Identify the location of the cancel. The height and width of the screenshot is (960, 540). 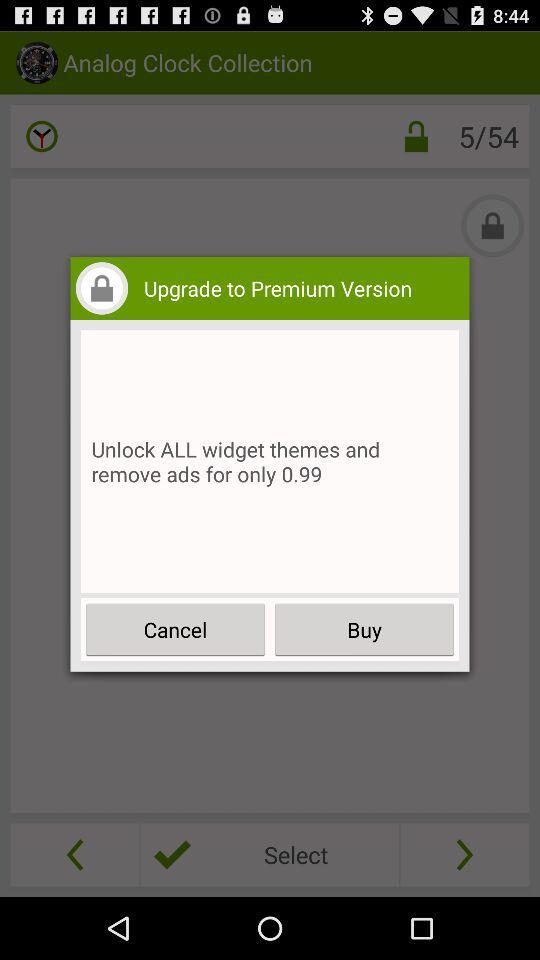
(175, 628).